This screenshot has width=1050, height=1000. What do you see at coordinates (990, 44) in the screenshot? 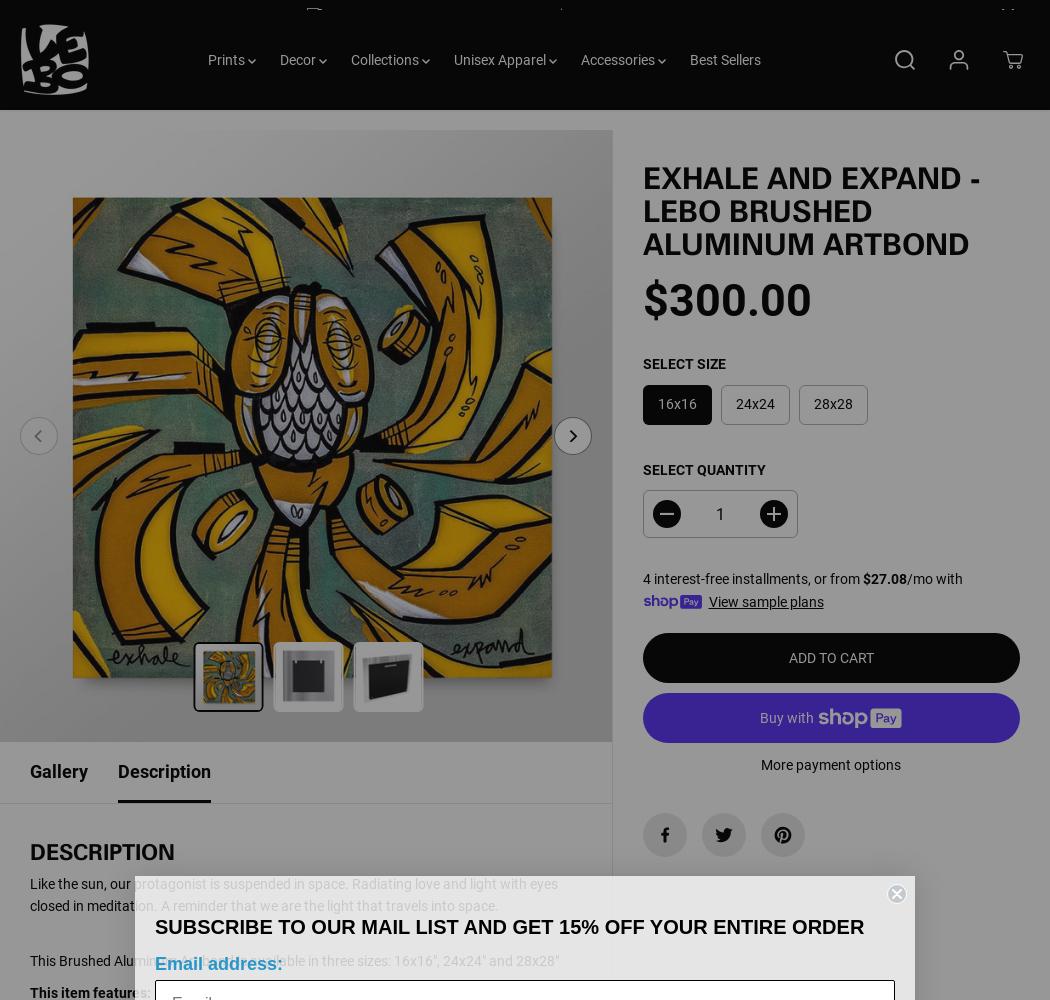
I see `'Close'` at bounding box center [990, 44].